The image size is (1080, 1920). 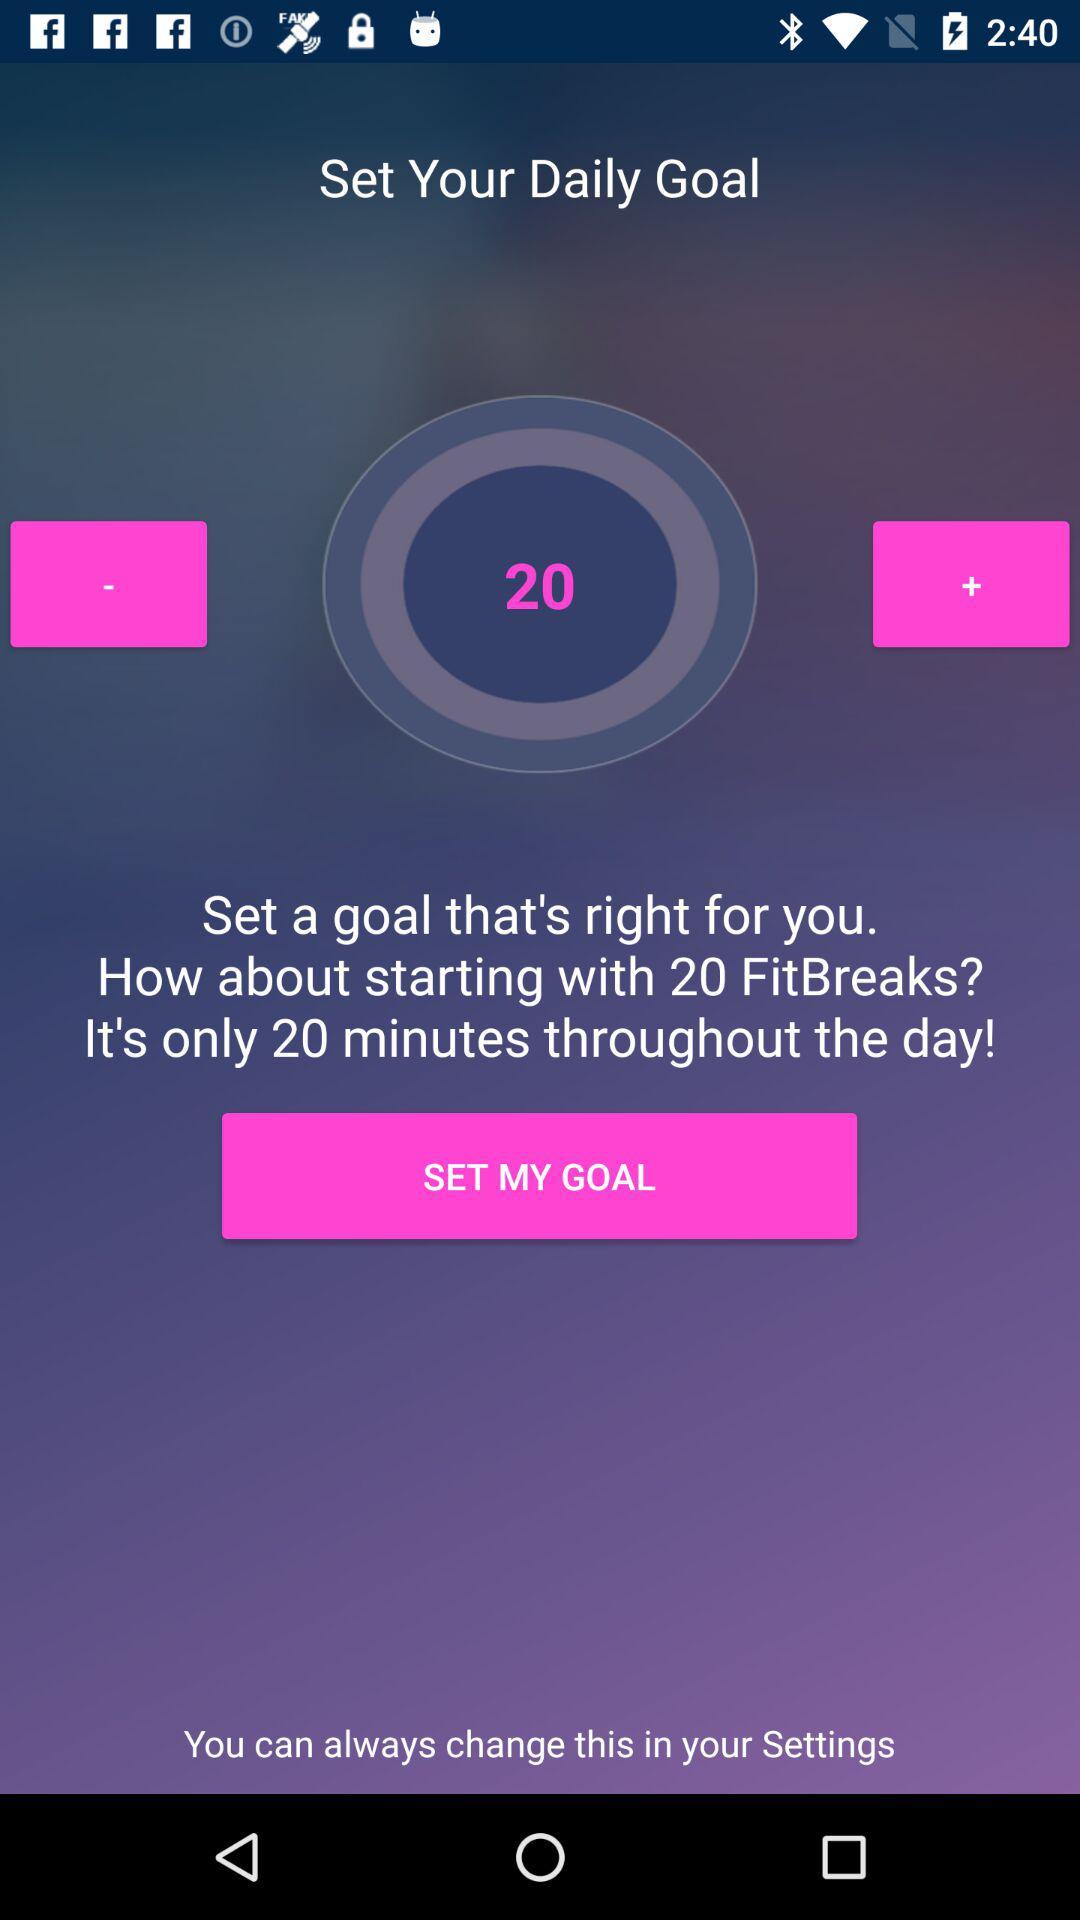 I want to click on the icon above the set a goal item, so click(x=108, y=583).